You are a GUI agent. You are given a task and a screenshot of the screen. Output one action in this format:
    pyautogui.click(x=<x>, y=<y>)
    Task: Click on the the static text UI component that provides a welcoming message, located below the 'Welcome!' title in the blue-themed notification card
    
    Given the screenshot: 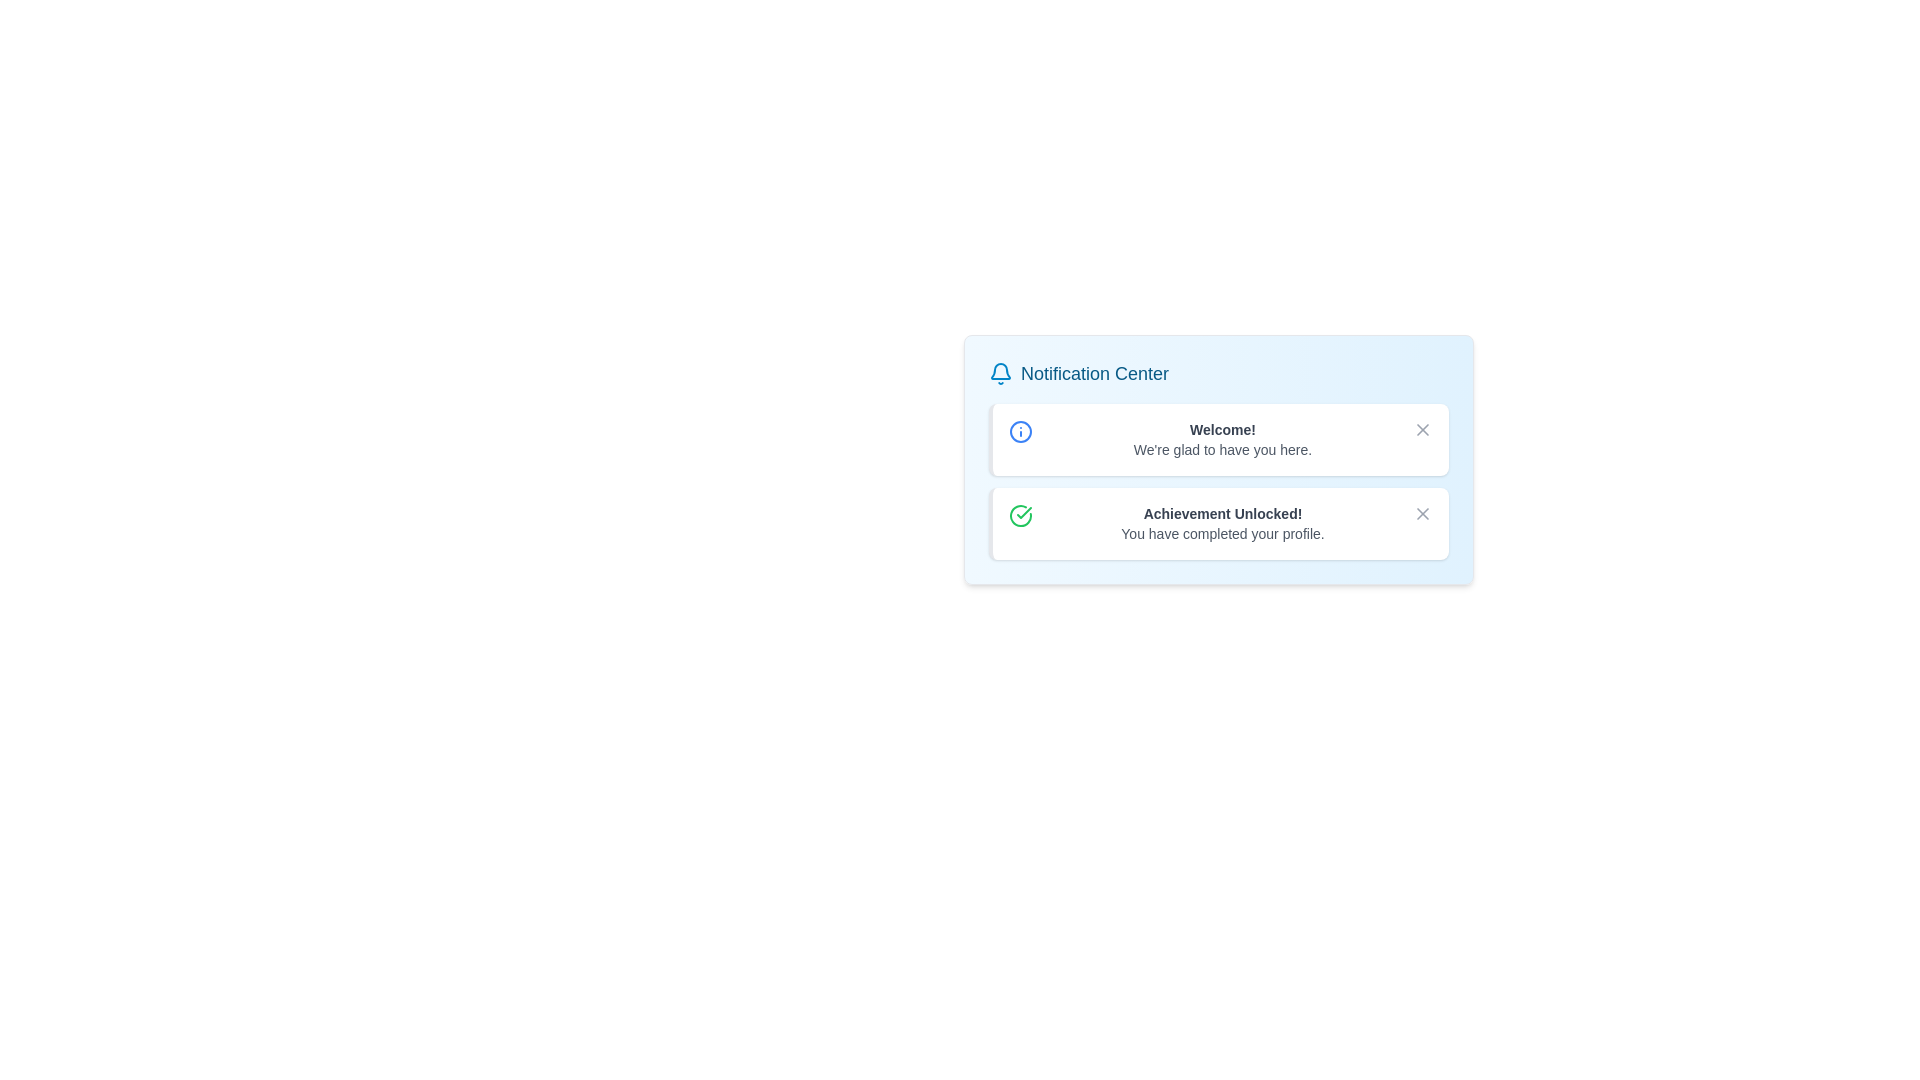 What is the action you would take?
    pyautogui.click(x=1222, y=450)
    